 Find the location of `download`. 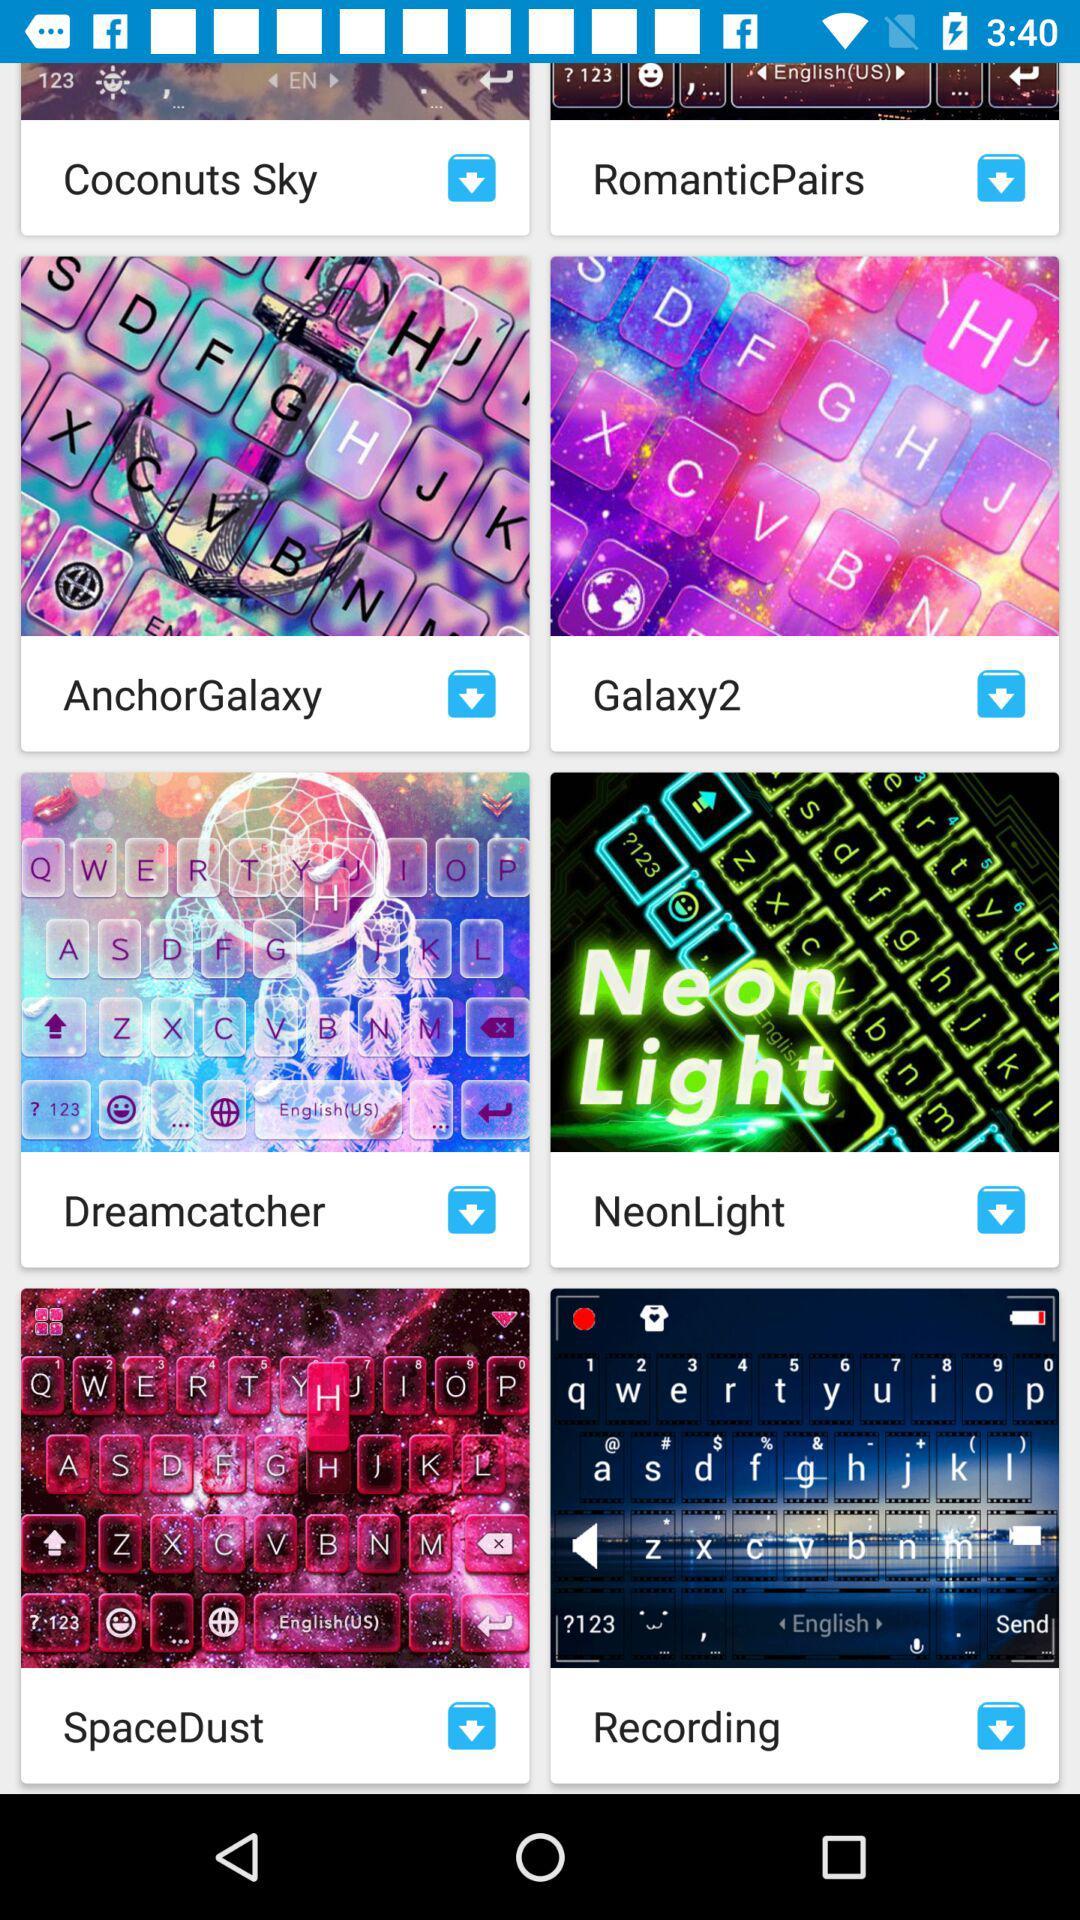

download is located at coordinates (1001, 177).